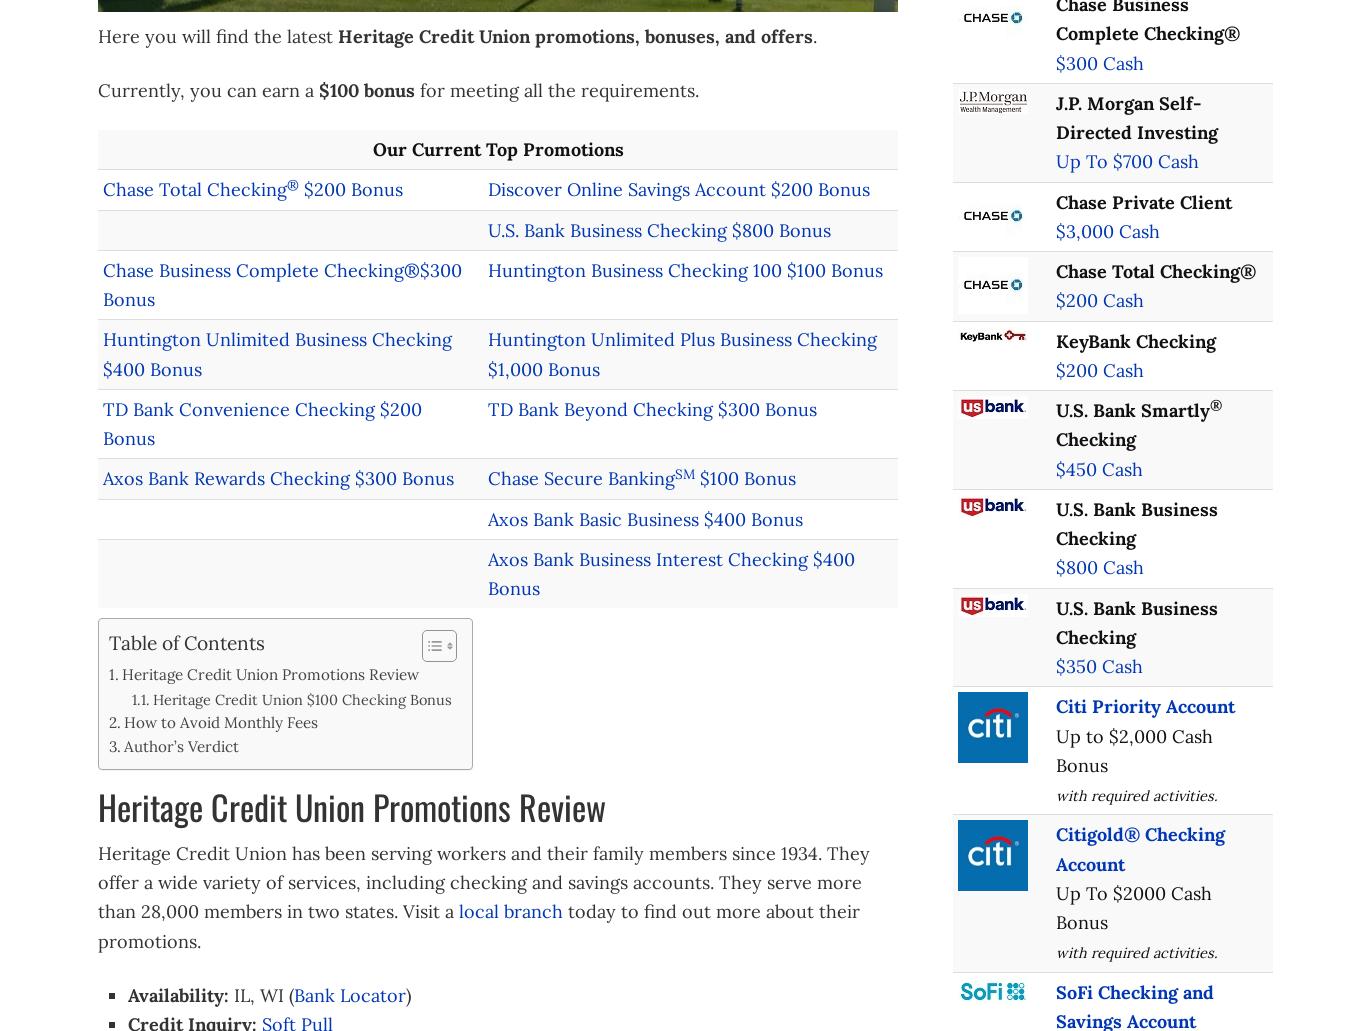  Describe the element at coordinates (1139, 849) in the screenshot. I see `'Citigold® Checking Account'` at that location.